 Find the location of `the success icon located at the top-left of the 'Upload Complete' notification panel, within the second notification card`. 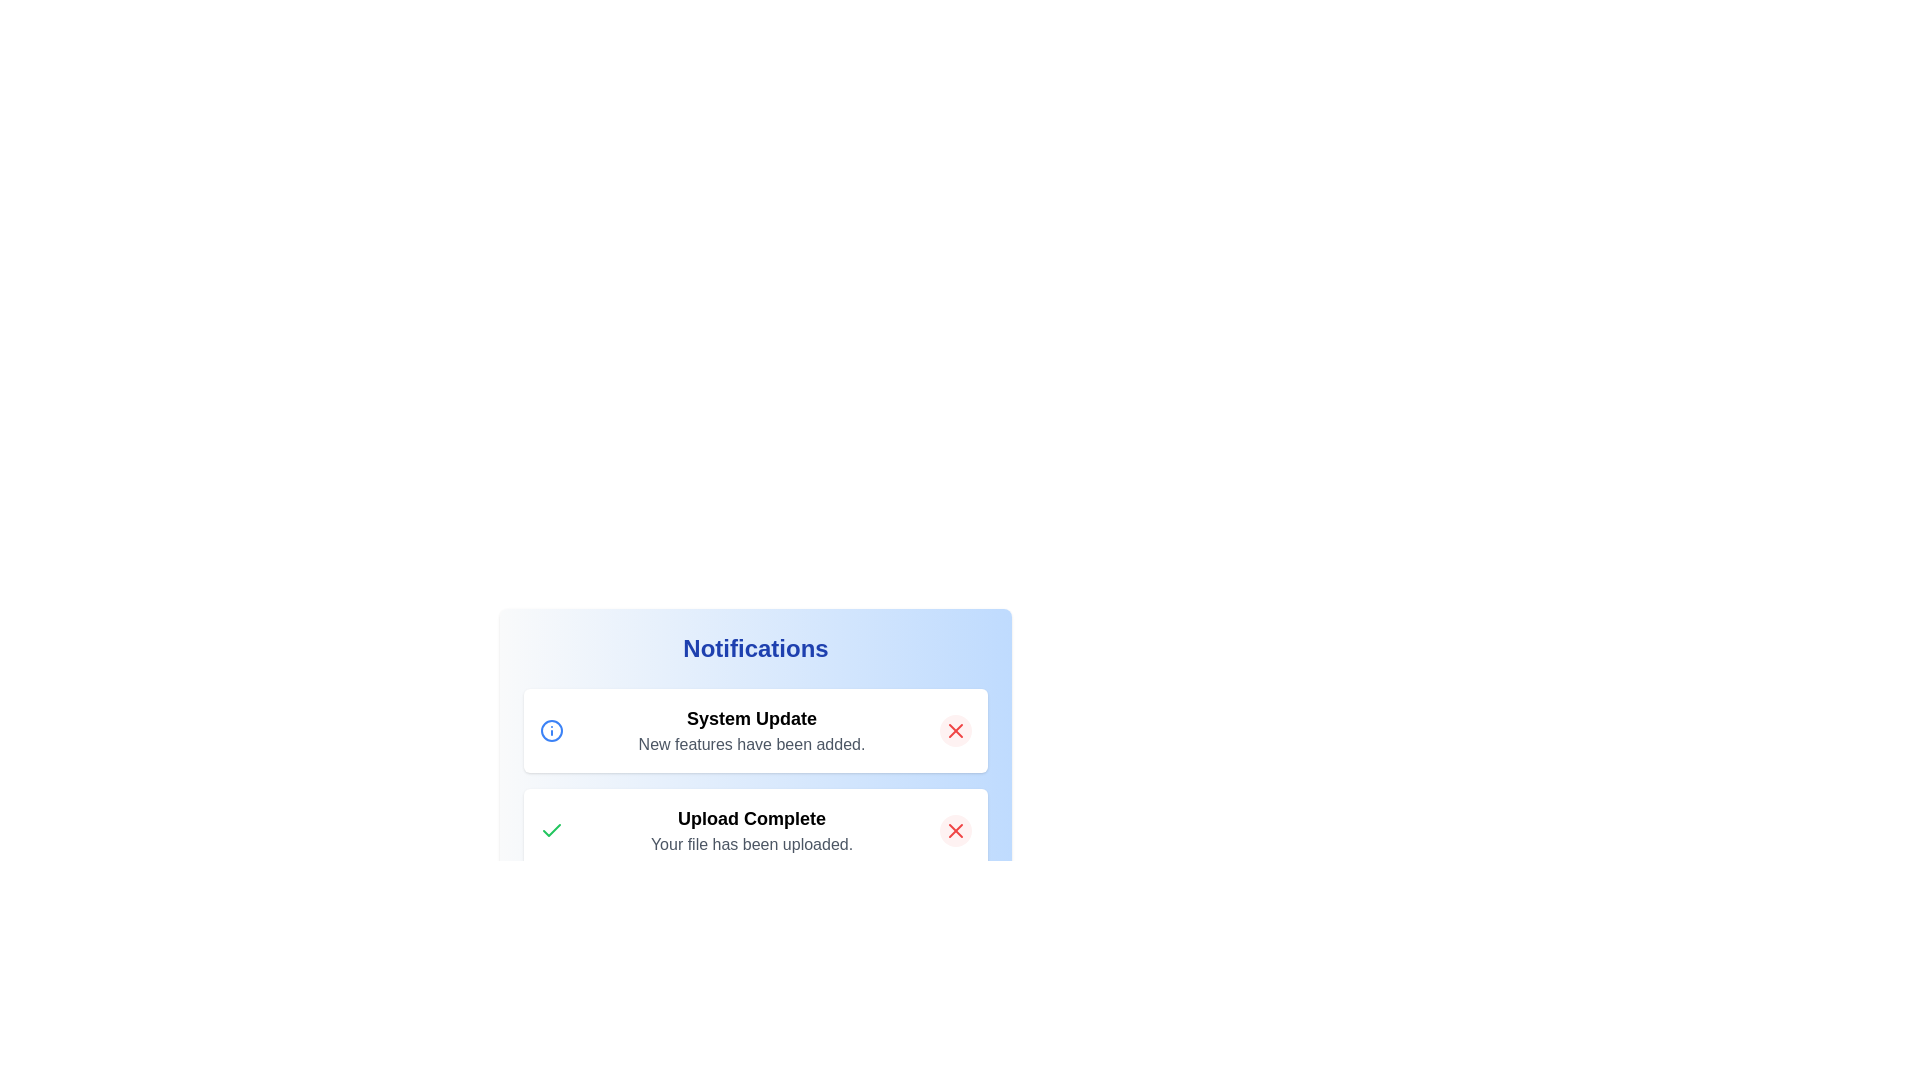

the success icon located at the top-left of the 'Upload Complete' notification panel, within the second notification card is located at coordinates (552, 830).